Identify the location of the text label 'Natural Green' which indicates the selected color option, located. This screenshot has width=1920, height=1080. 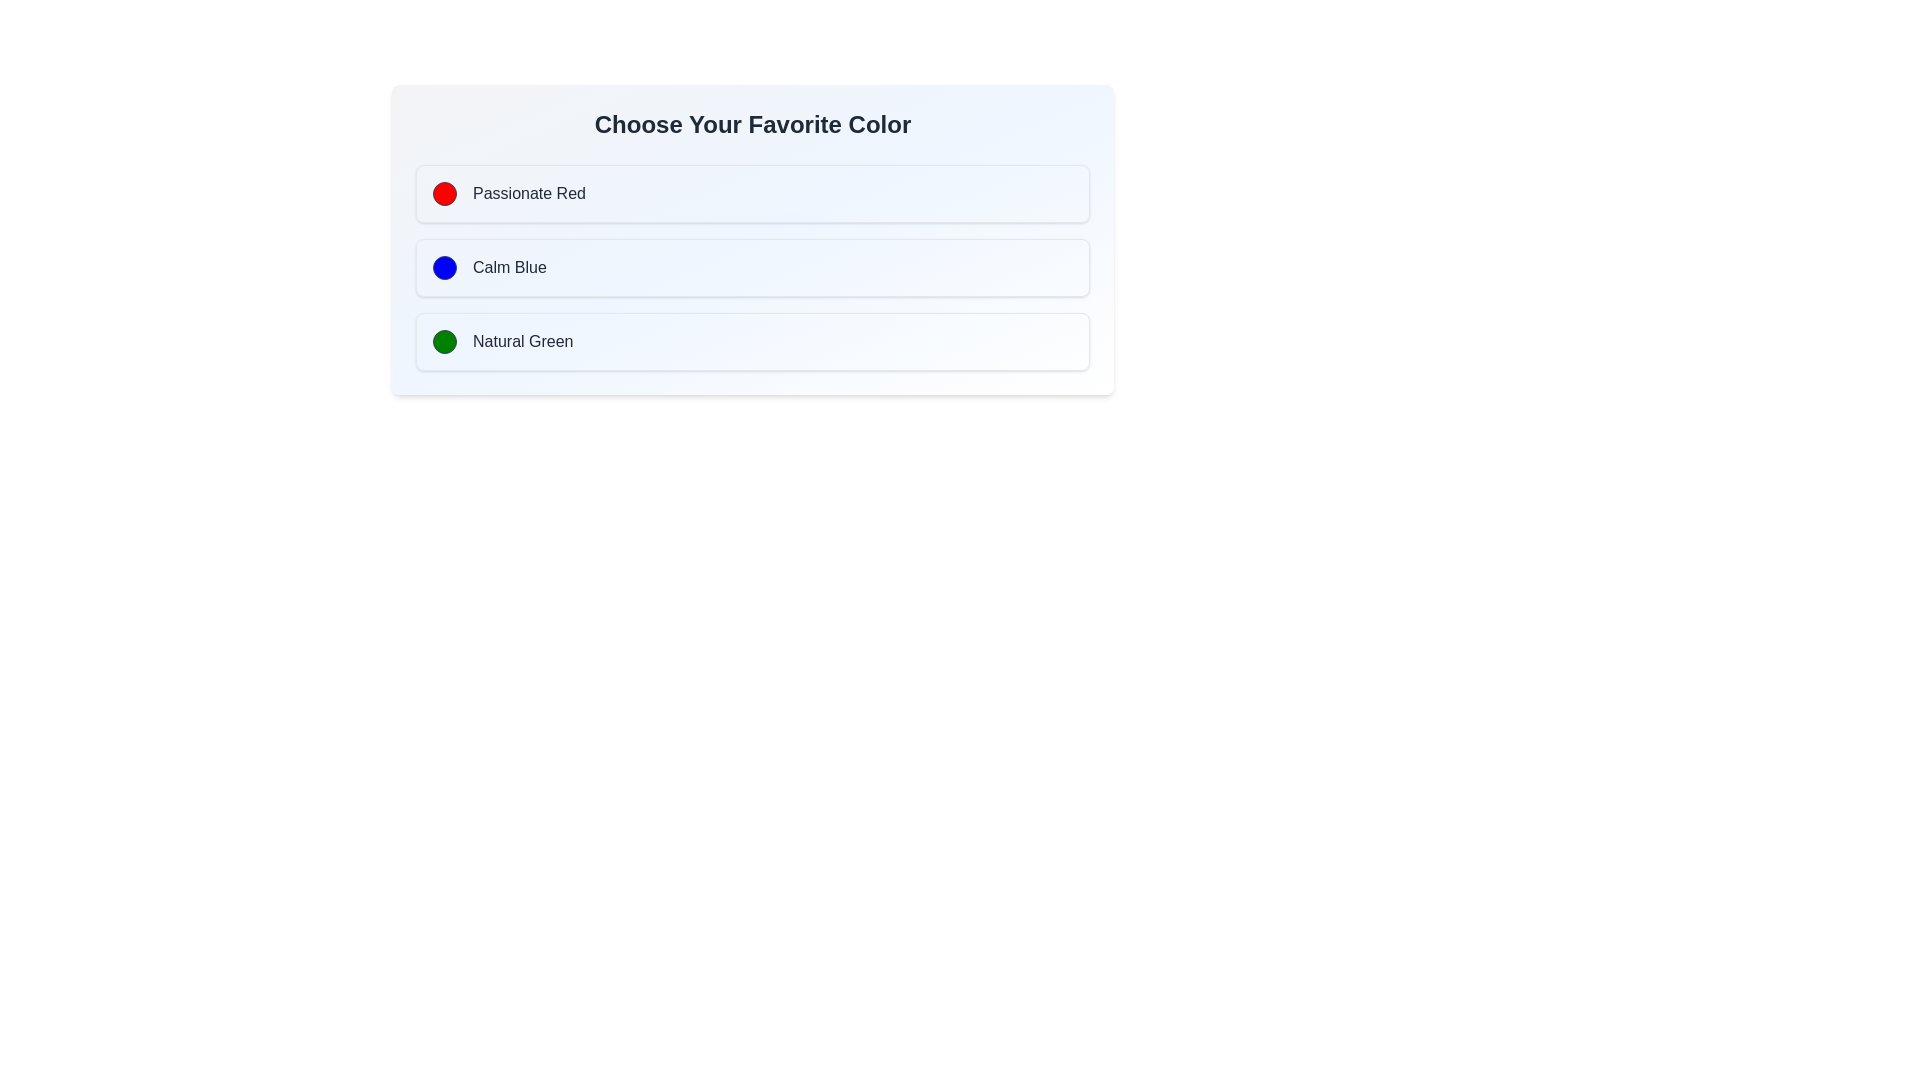
(523, 341).